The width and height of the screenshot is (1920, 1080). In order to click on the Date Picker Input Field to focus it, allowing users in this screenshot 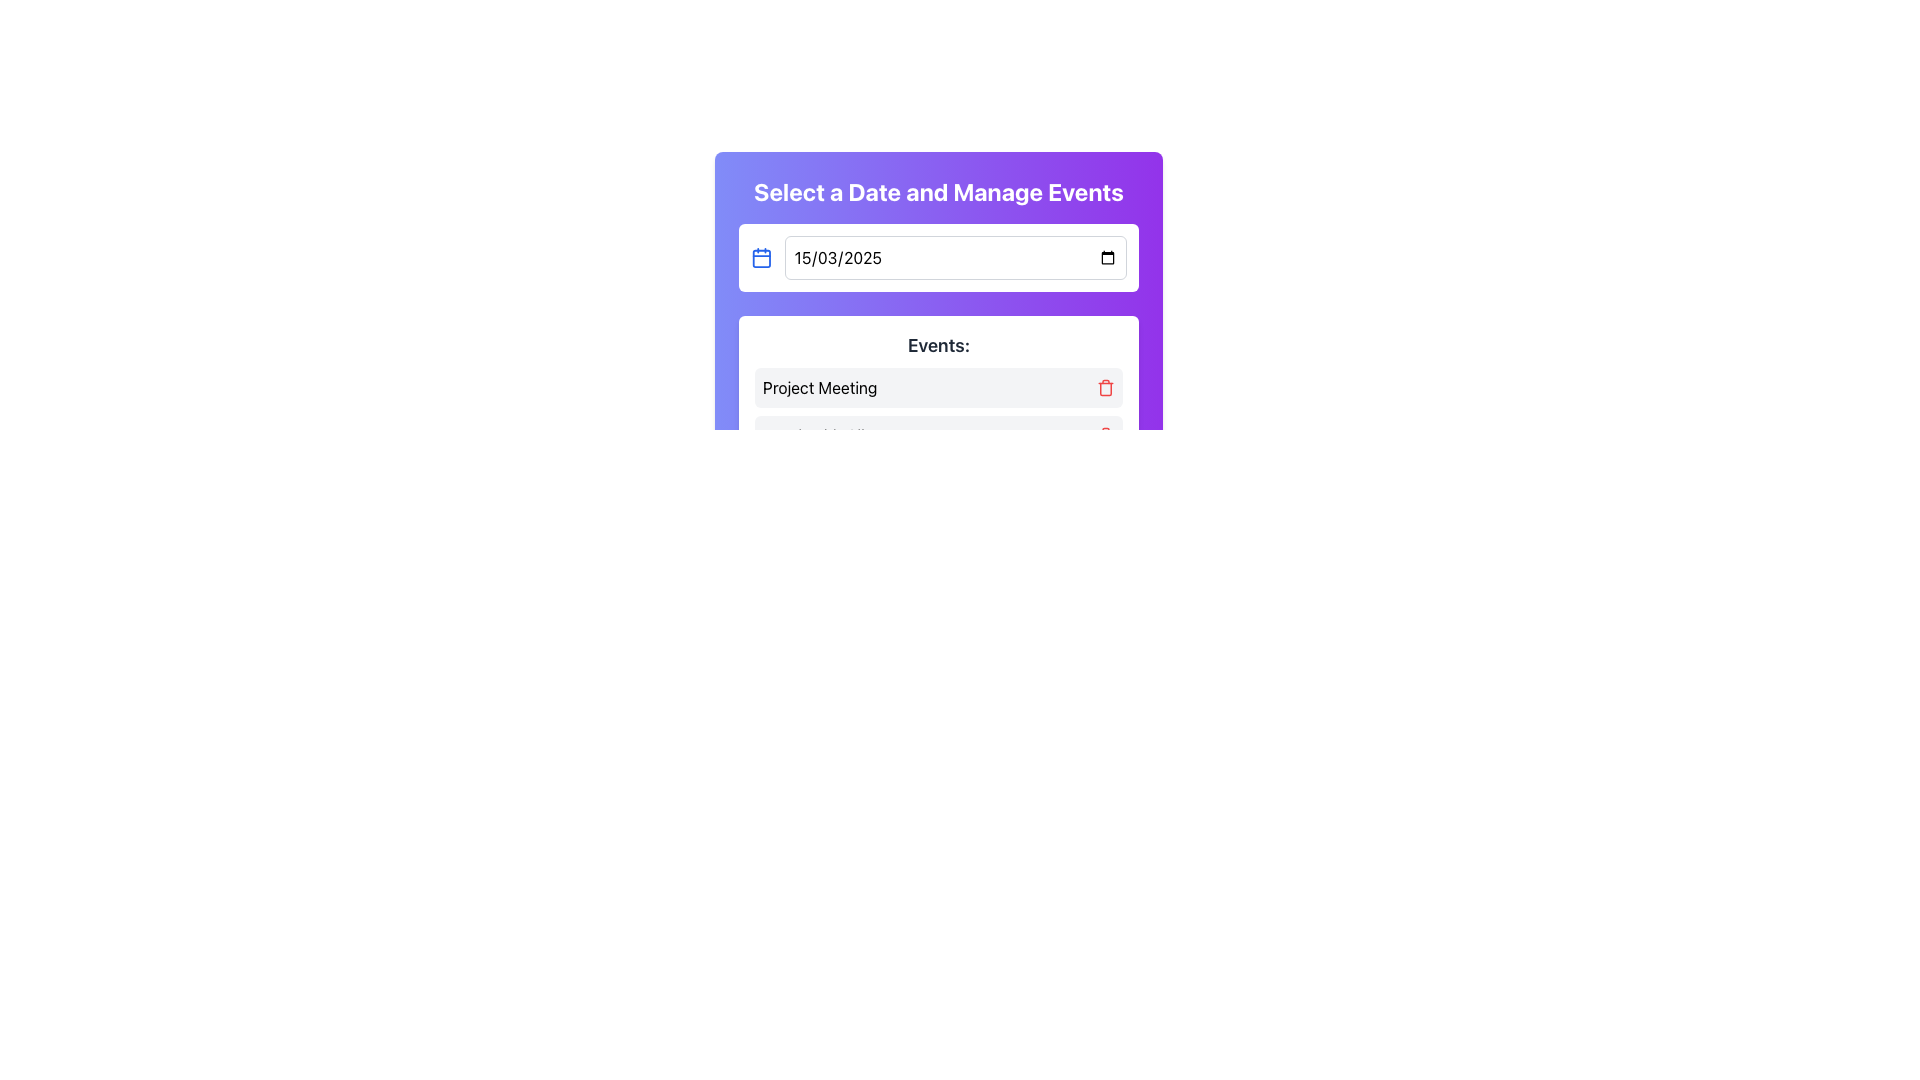, I will do `click(954, 257)`.